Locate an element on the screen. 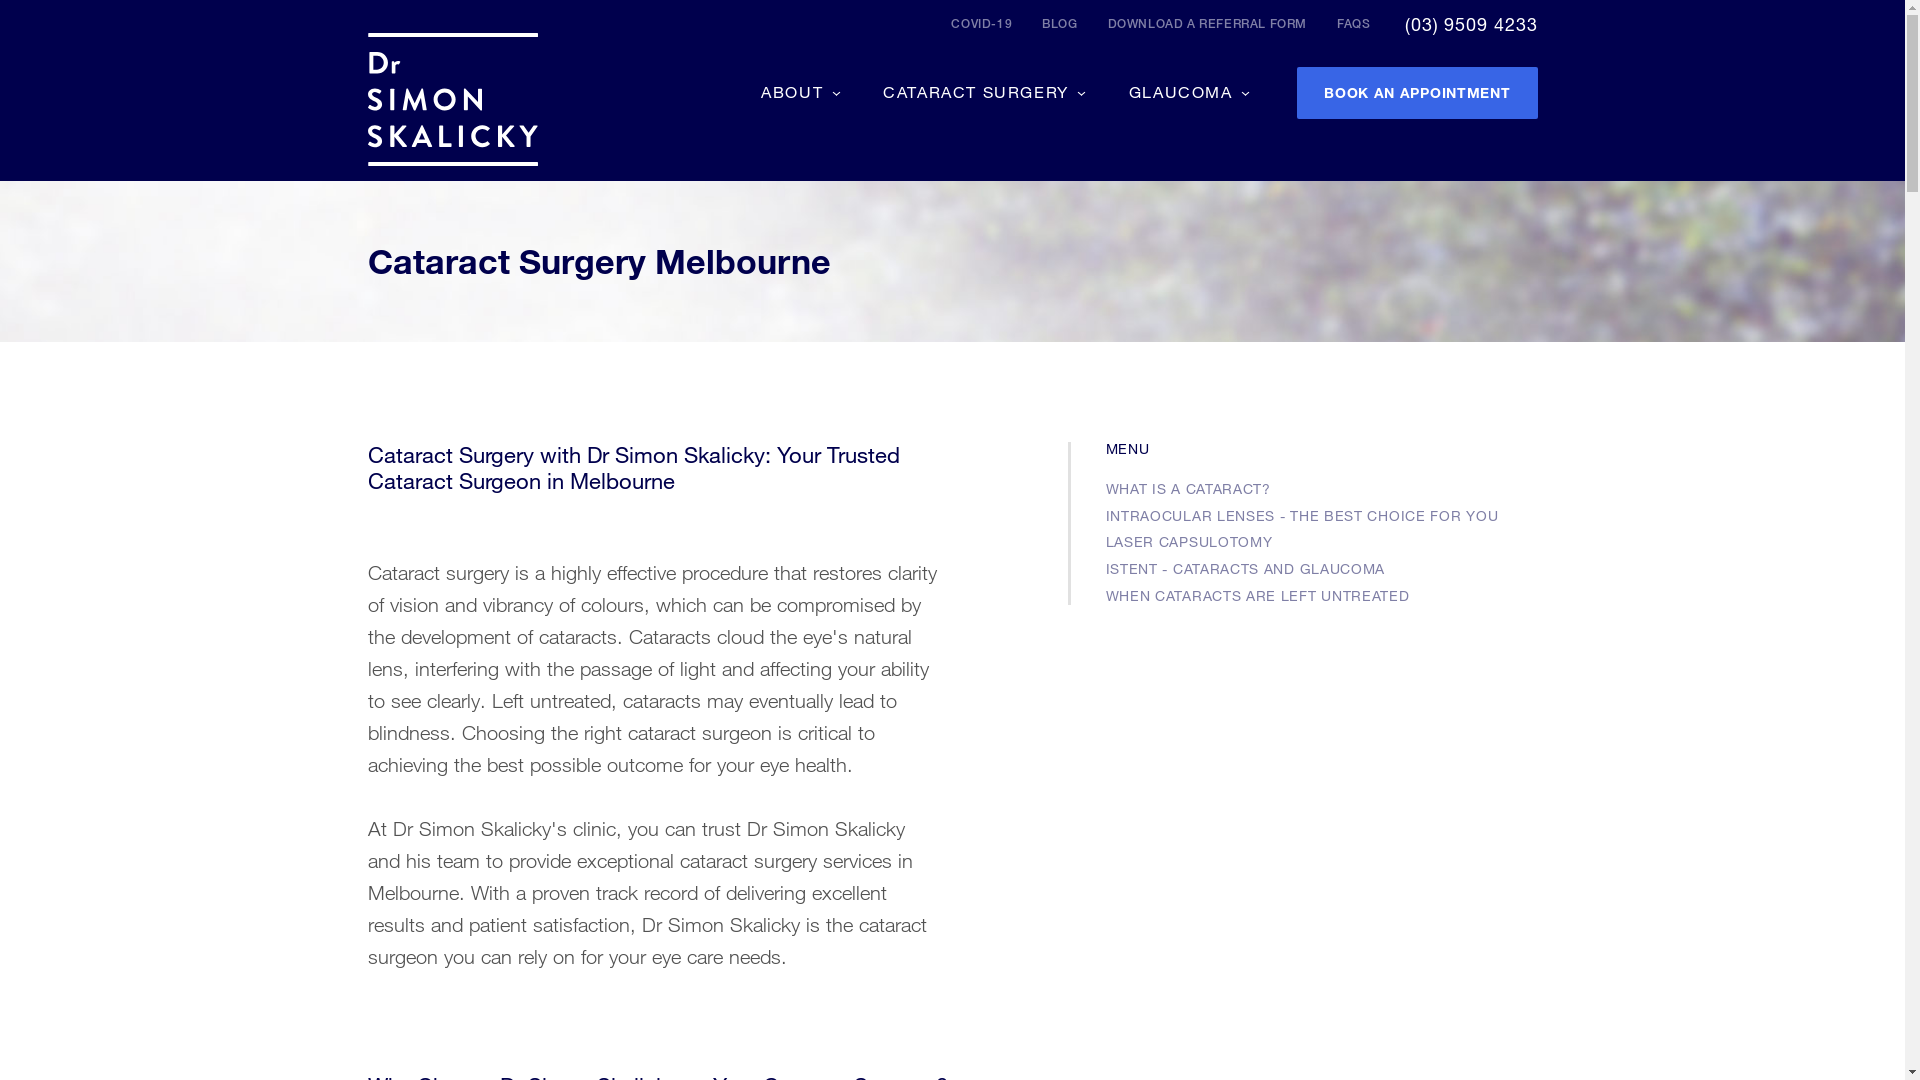 The width and height of the screenshot is (1920, 1080). 'COVID-19' is located at coordinates (949, 23).